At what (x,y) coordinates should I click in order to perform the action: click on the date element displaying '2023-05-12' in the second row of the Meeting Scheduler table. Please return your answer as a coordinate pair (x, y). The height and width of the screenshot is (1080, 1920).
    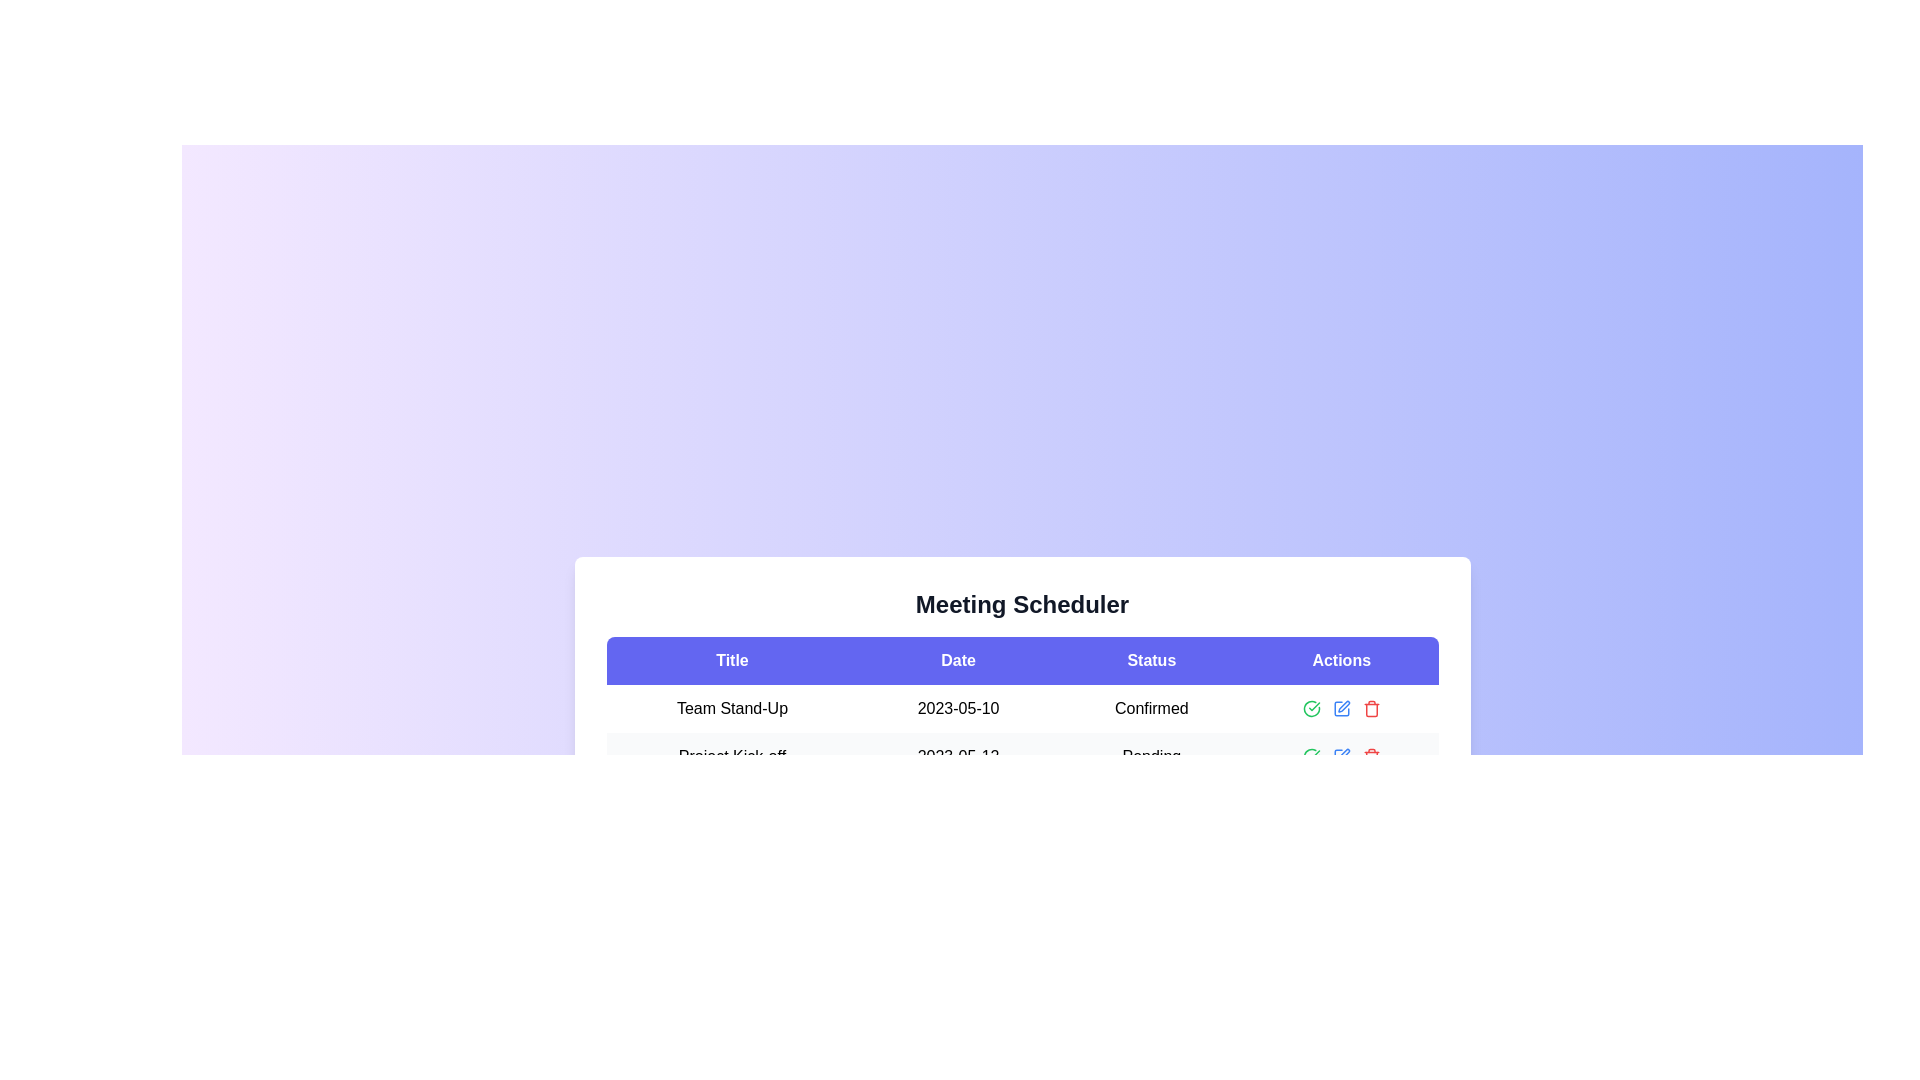
    Looking at the image, I should click on (957, 756).